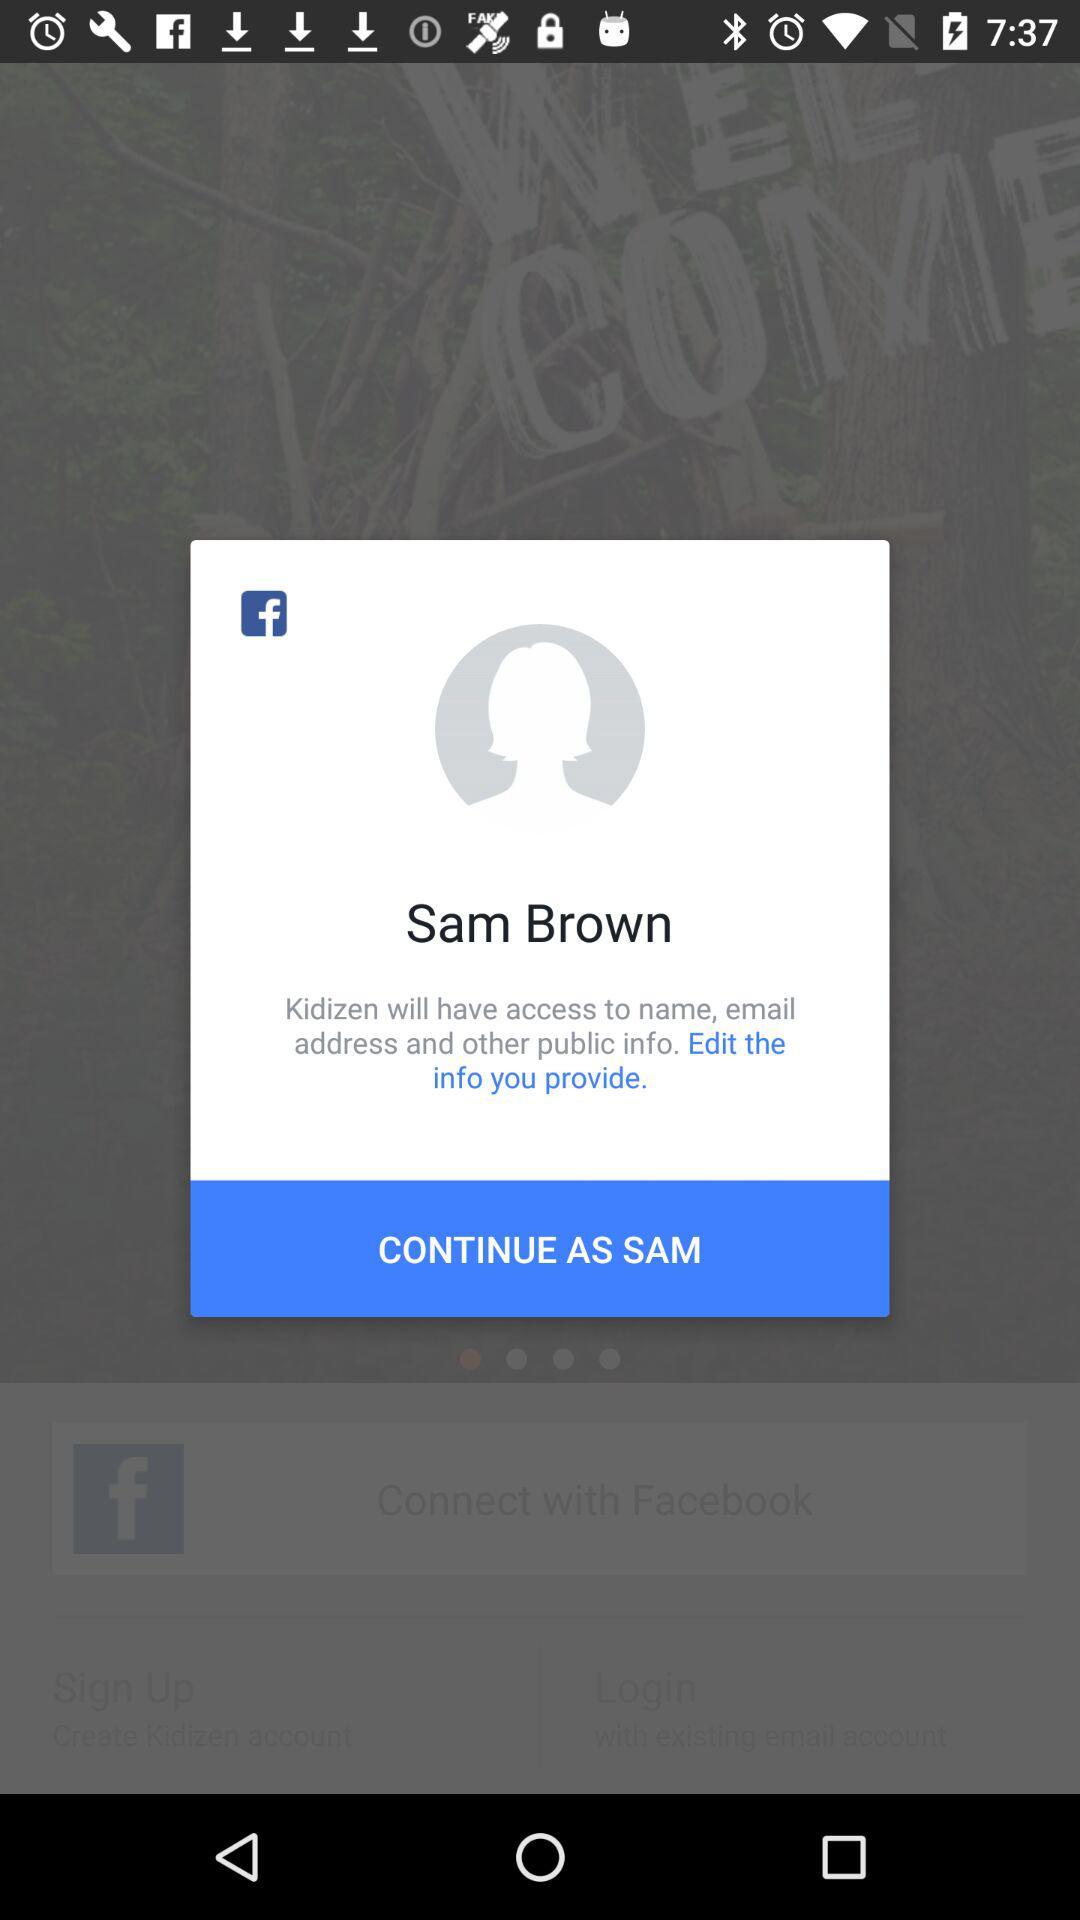 The width and height of the screenshot is (1080, 1920). What do you see at coordinates (540, 1247) in the screenshot?
I see `continue as sam item` at bounding box center [540, 1247].